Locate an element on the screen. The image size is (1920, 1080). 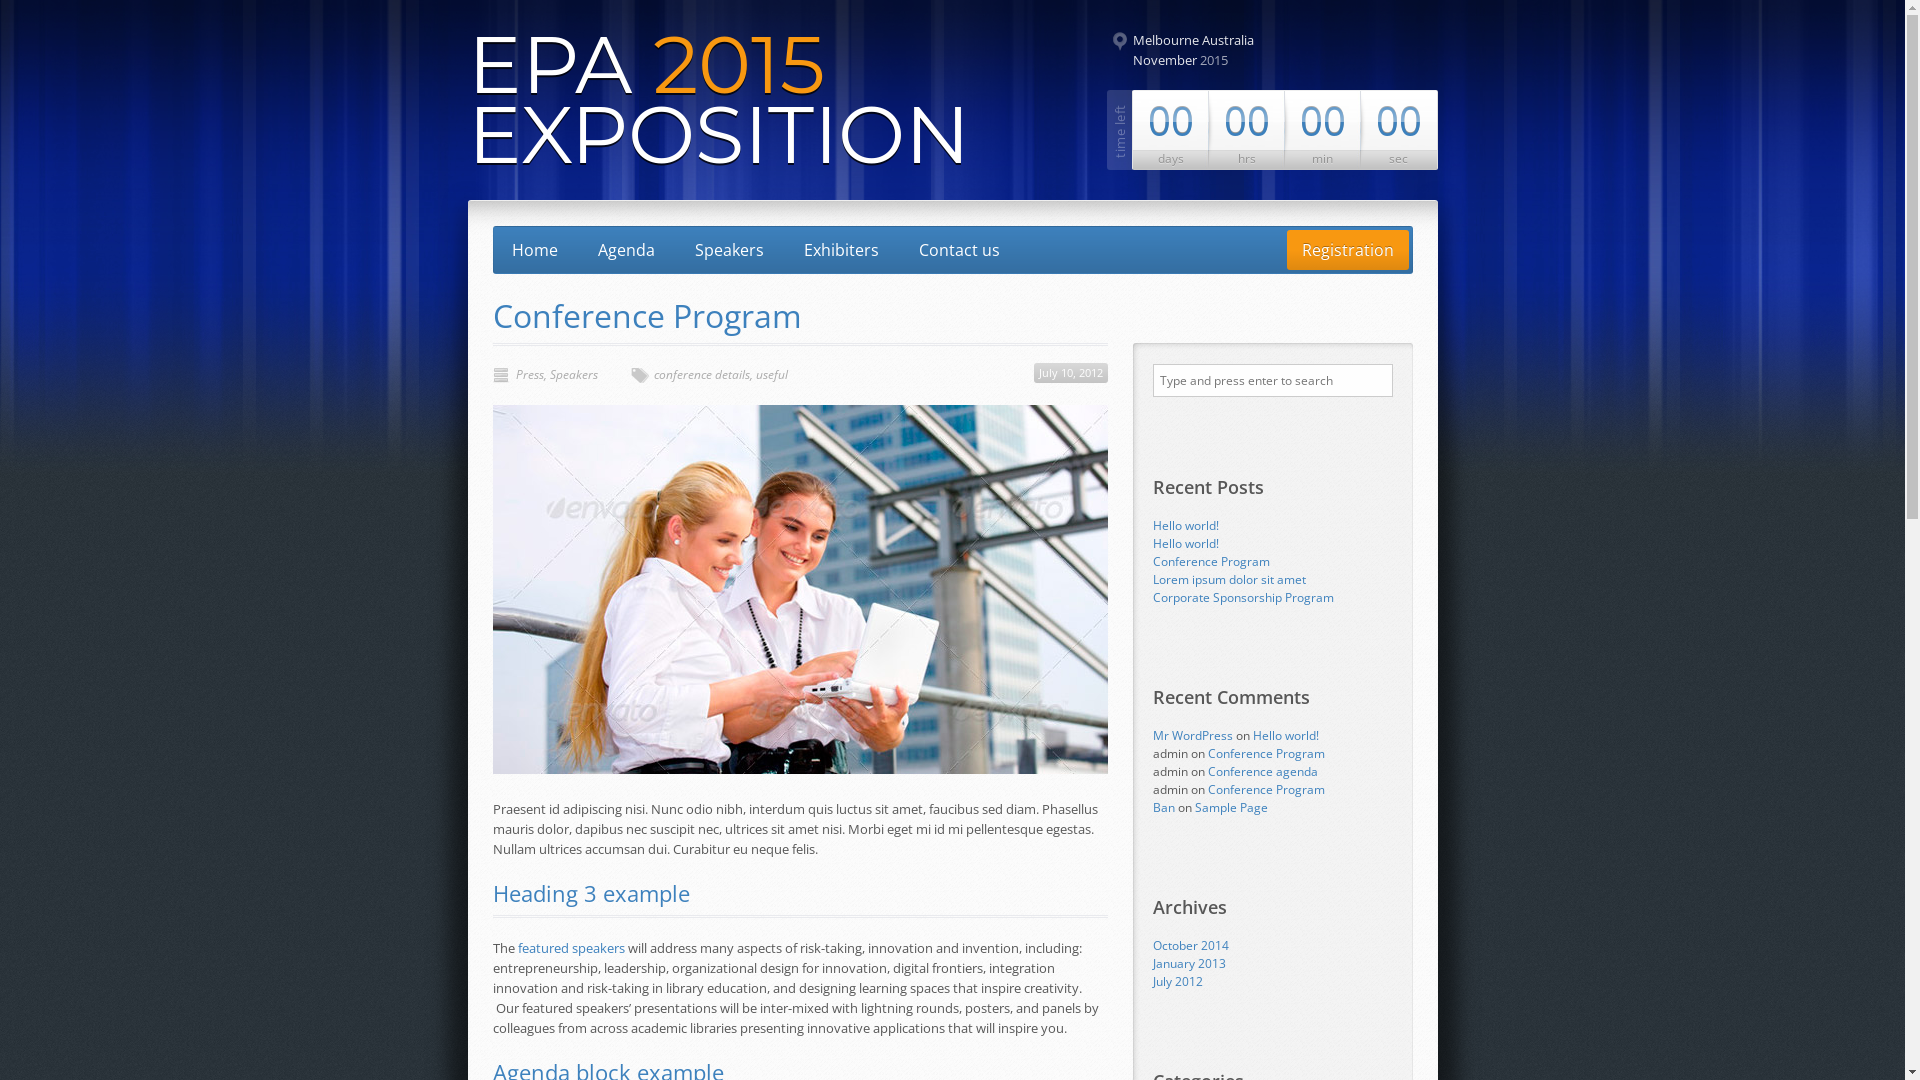
'Hello world!' is located at coordinates (1185, 543).